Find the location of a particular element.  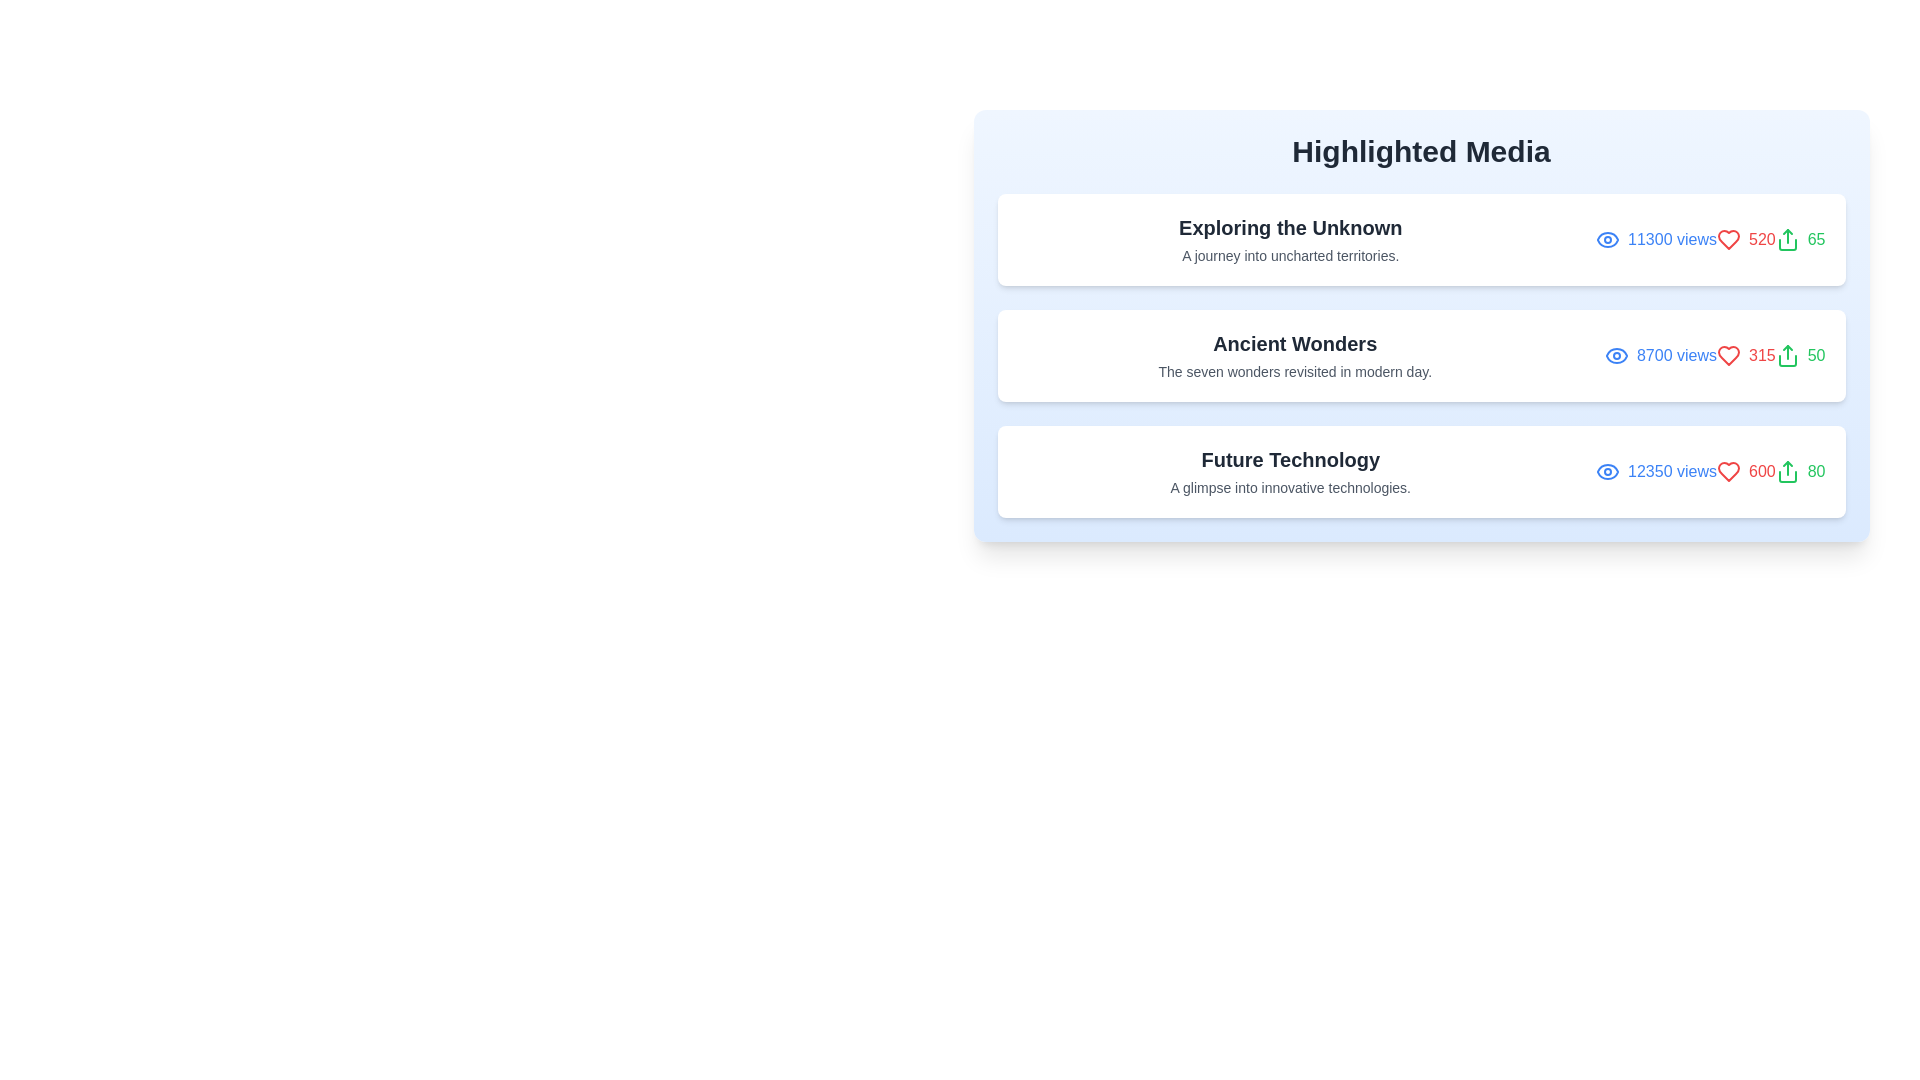

the media item titled 'Ancient Wonders' to view its details is located at coordinates (1420, 354).